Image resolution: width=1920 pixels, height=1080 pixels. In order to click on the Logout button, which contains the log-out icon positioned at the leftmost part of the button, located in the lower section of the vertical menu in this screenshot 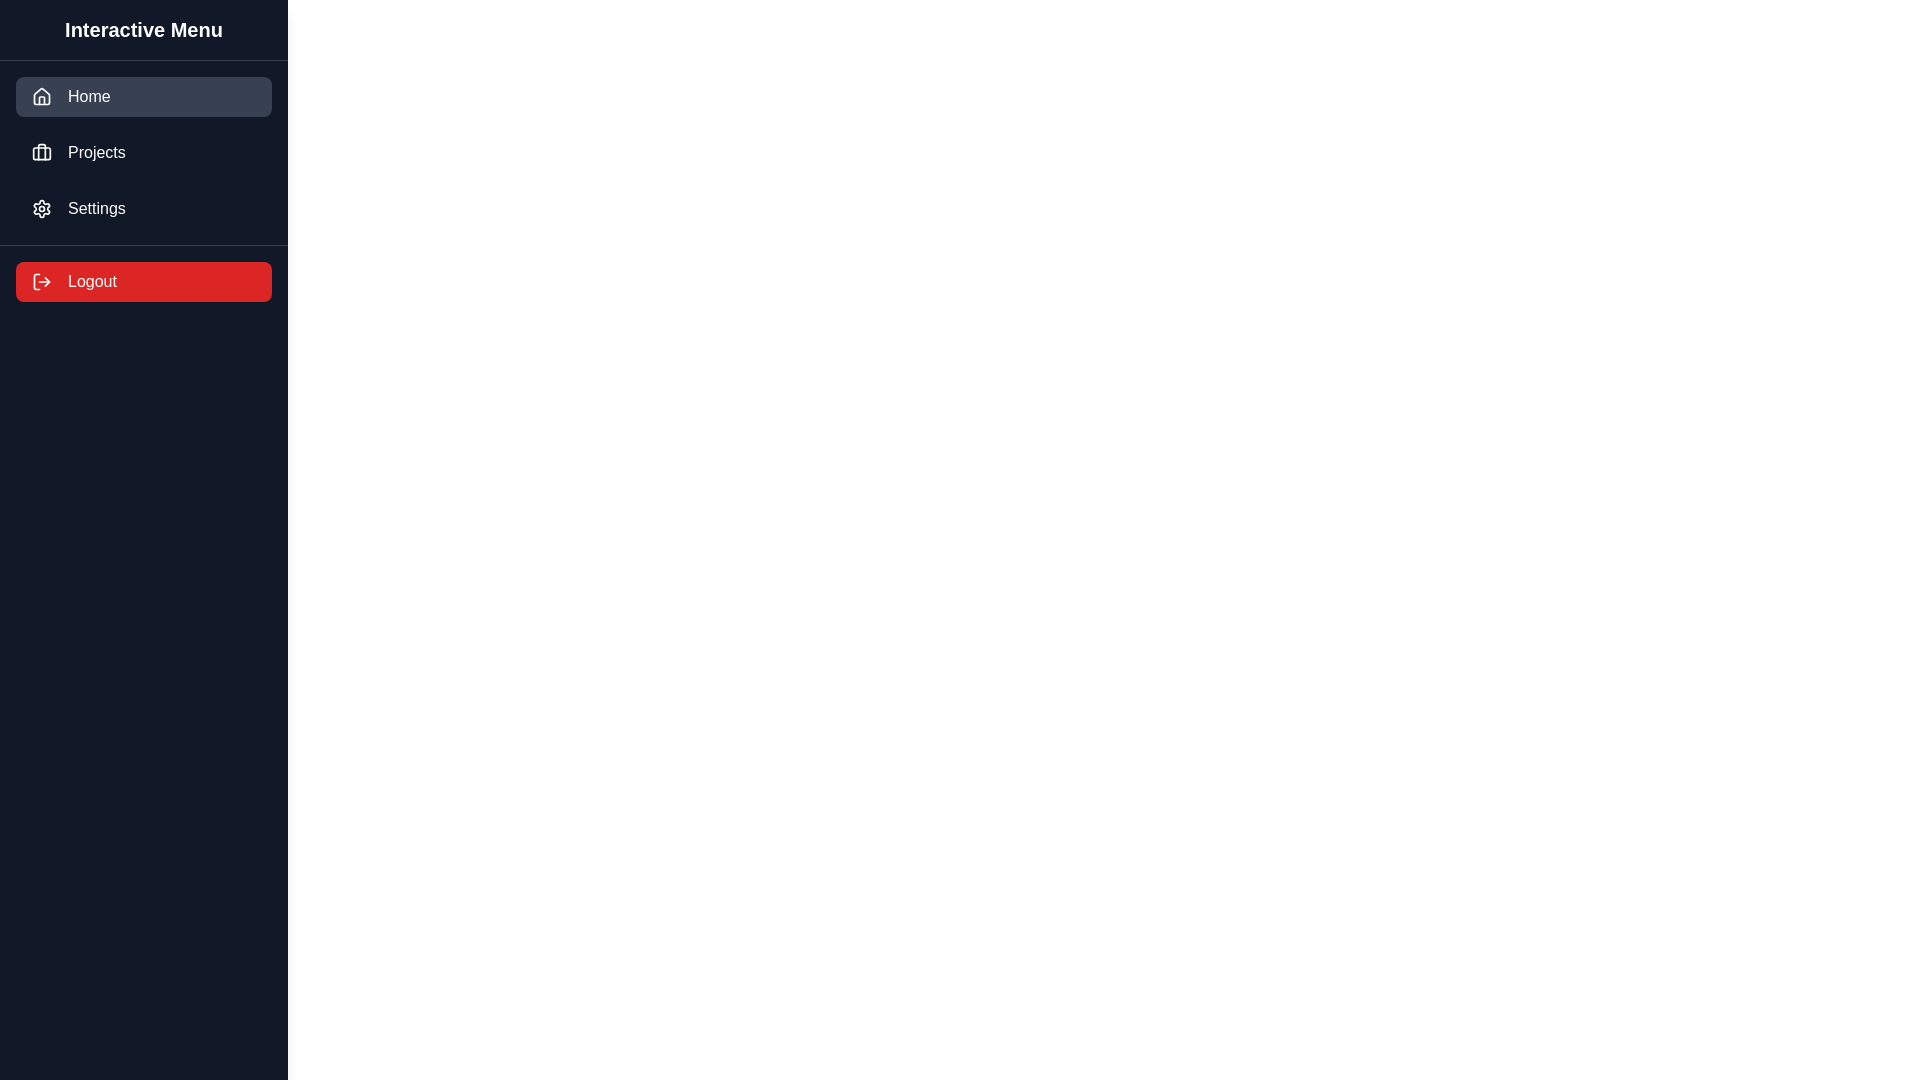, I will do `click(42, 281)`.